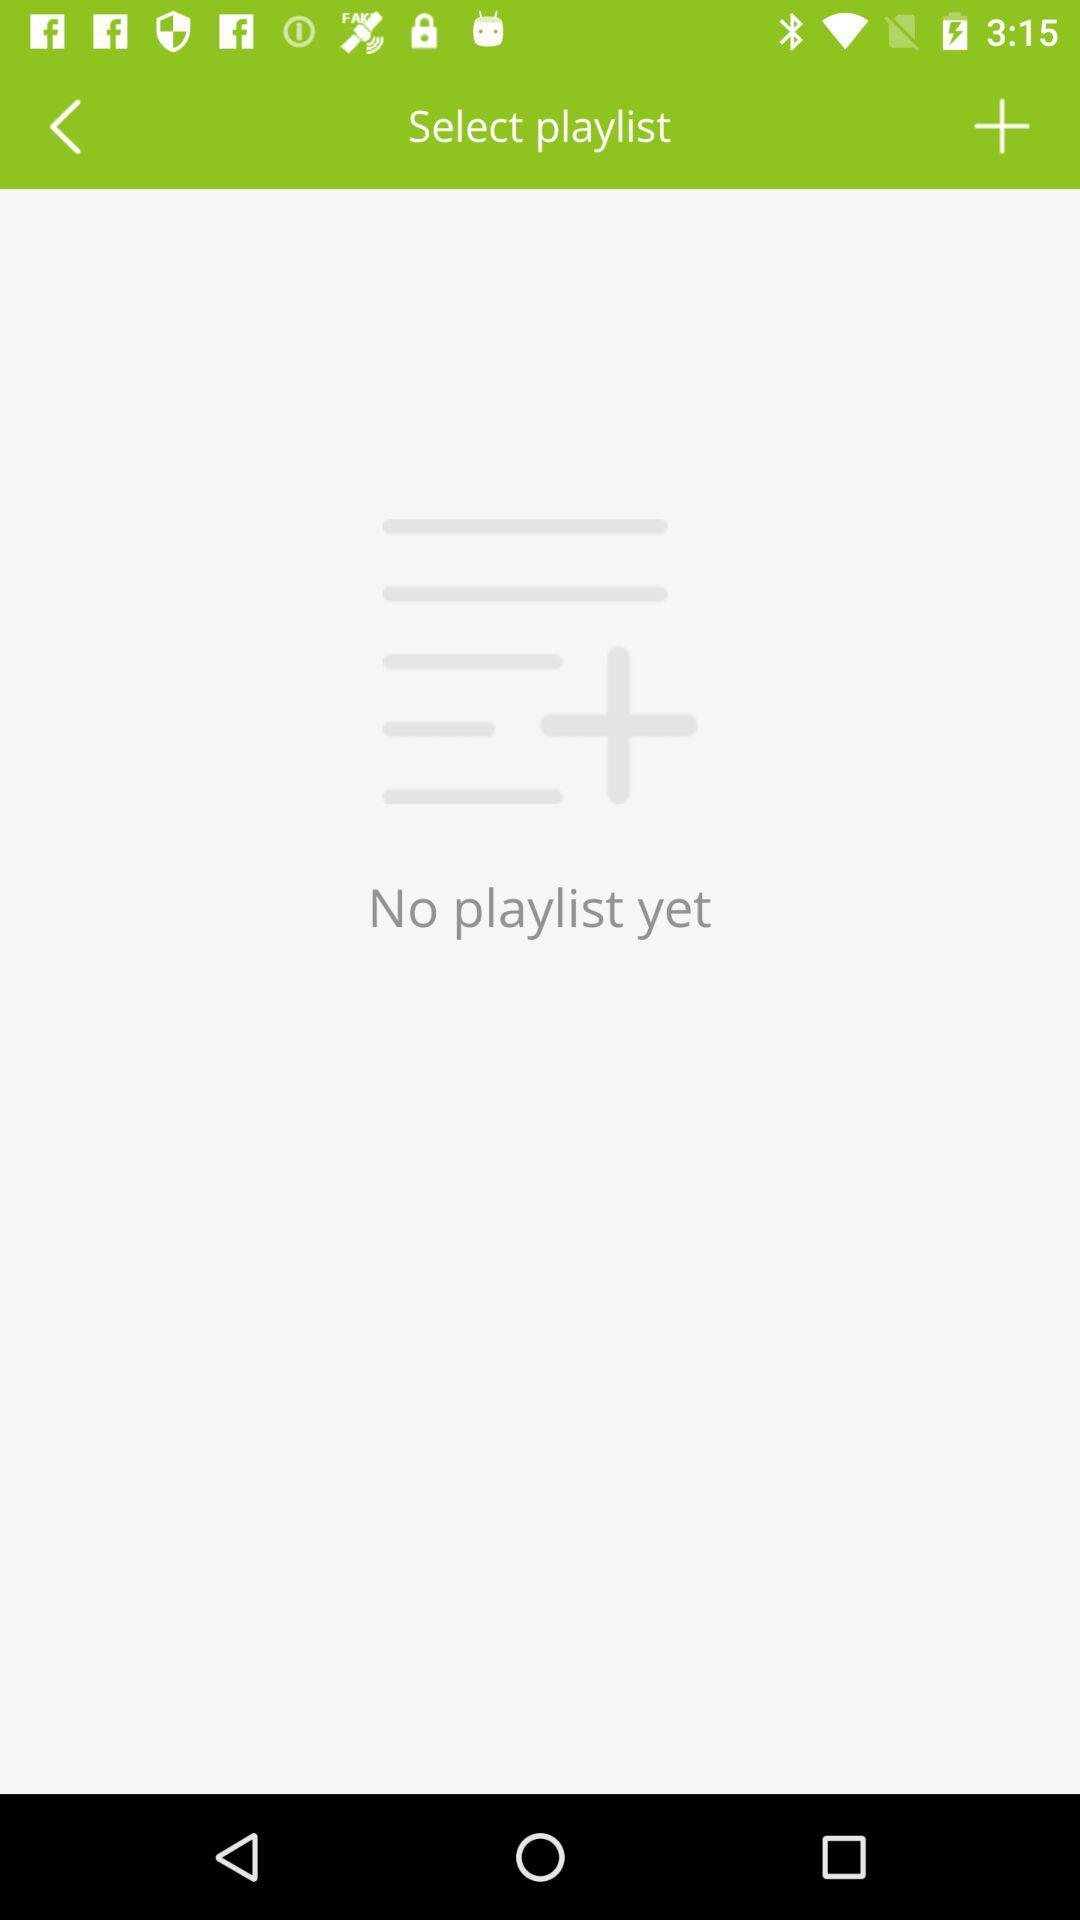 This screenshot has height=1920, width=1080. What do you see at coordinates (1002, 124) in the screenshot?
I see `icon at the top right corner` at bounding box center [1002, 124].